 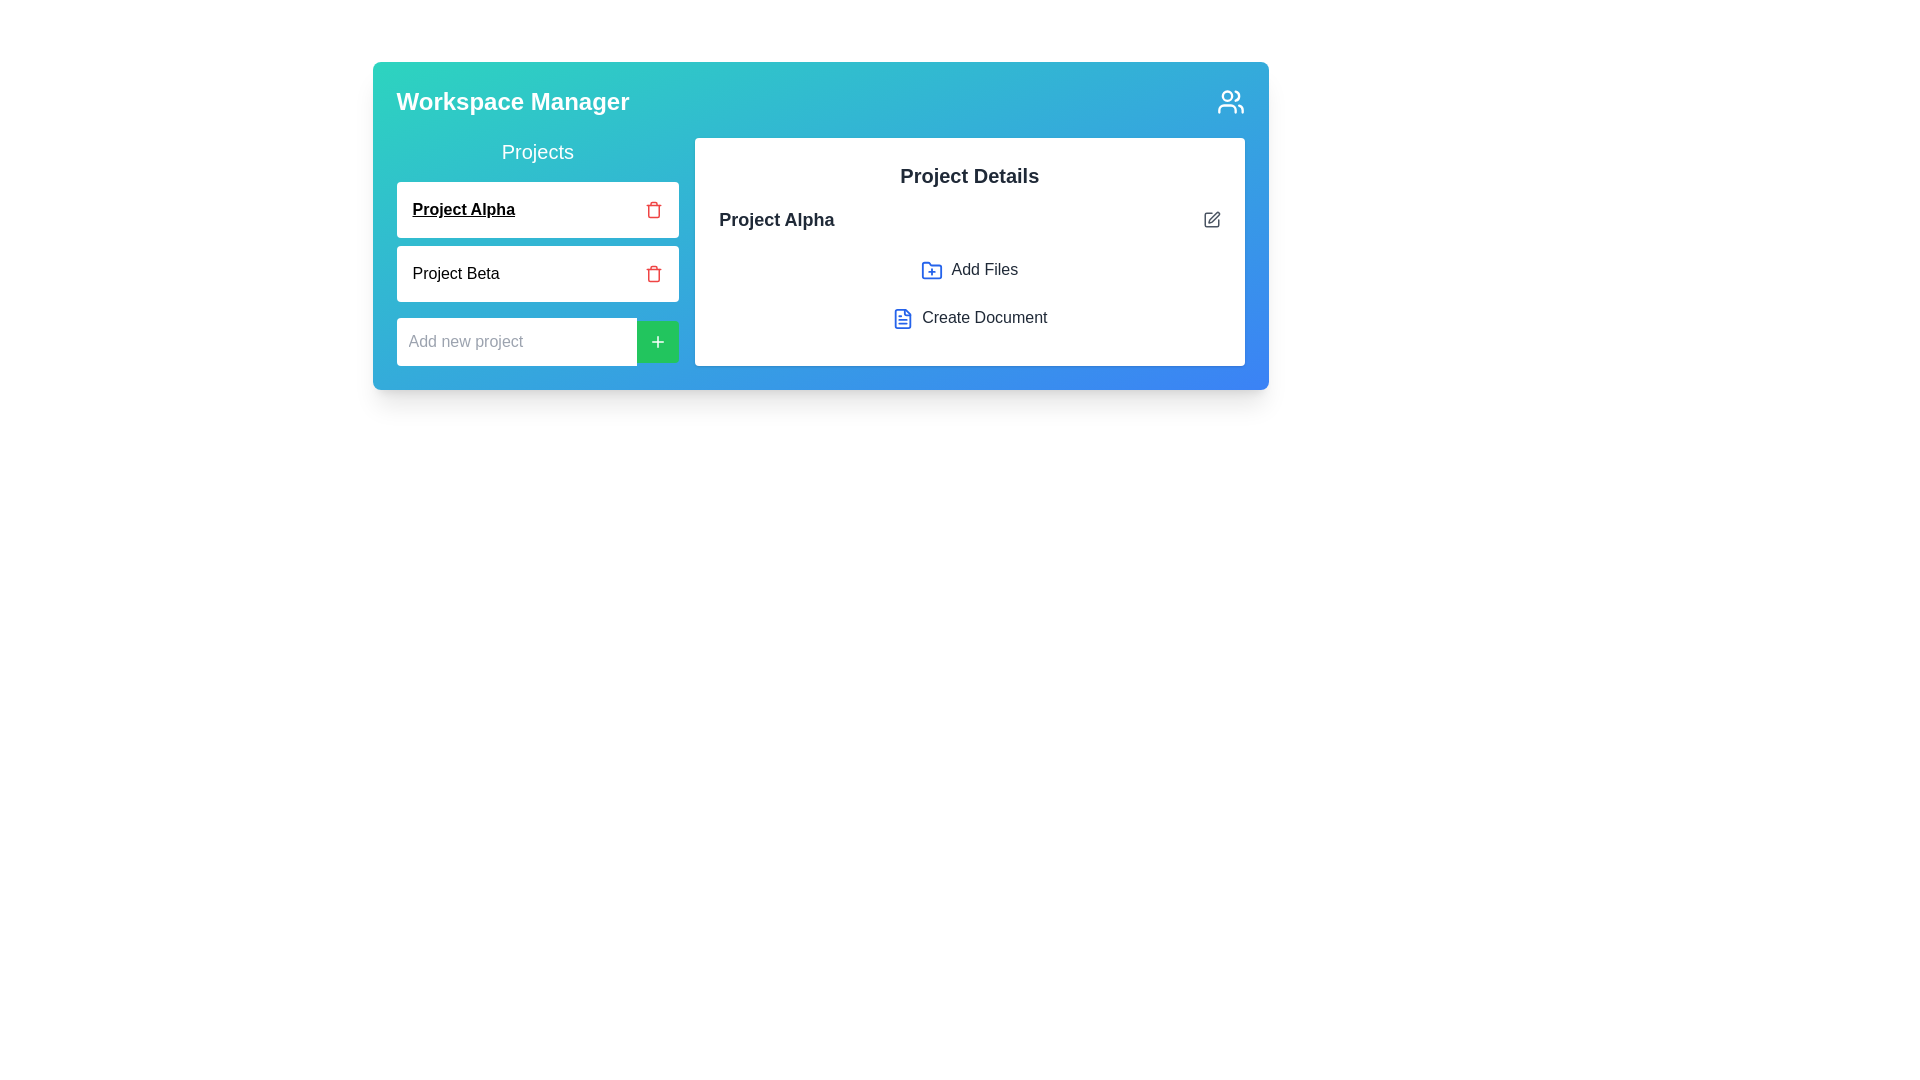 What do you see at coordinates (902, 317) in the screenshot?
I see `the document icon located in the 'Project Details' section, adjacent to the 'Create Document' label, representing a file or text document` at bounding box center [902, 317].